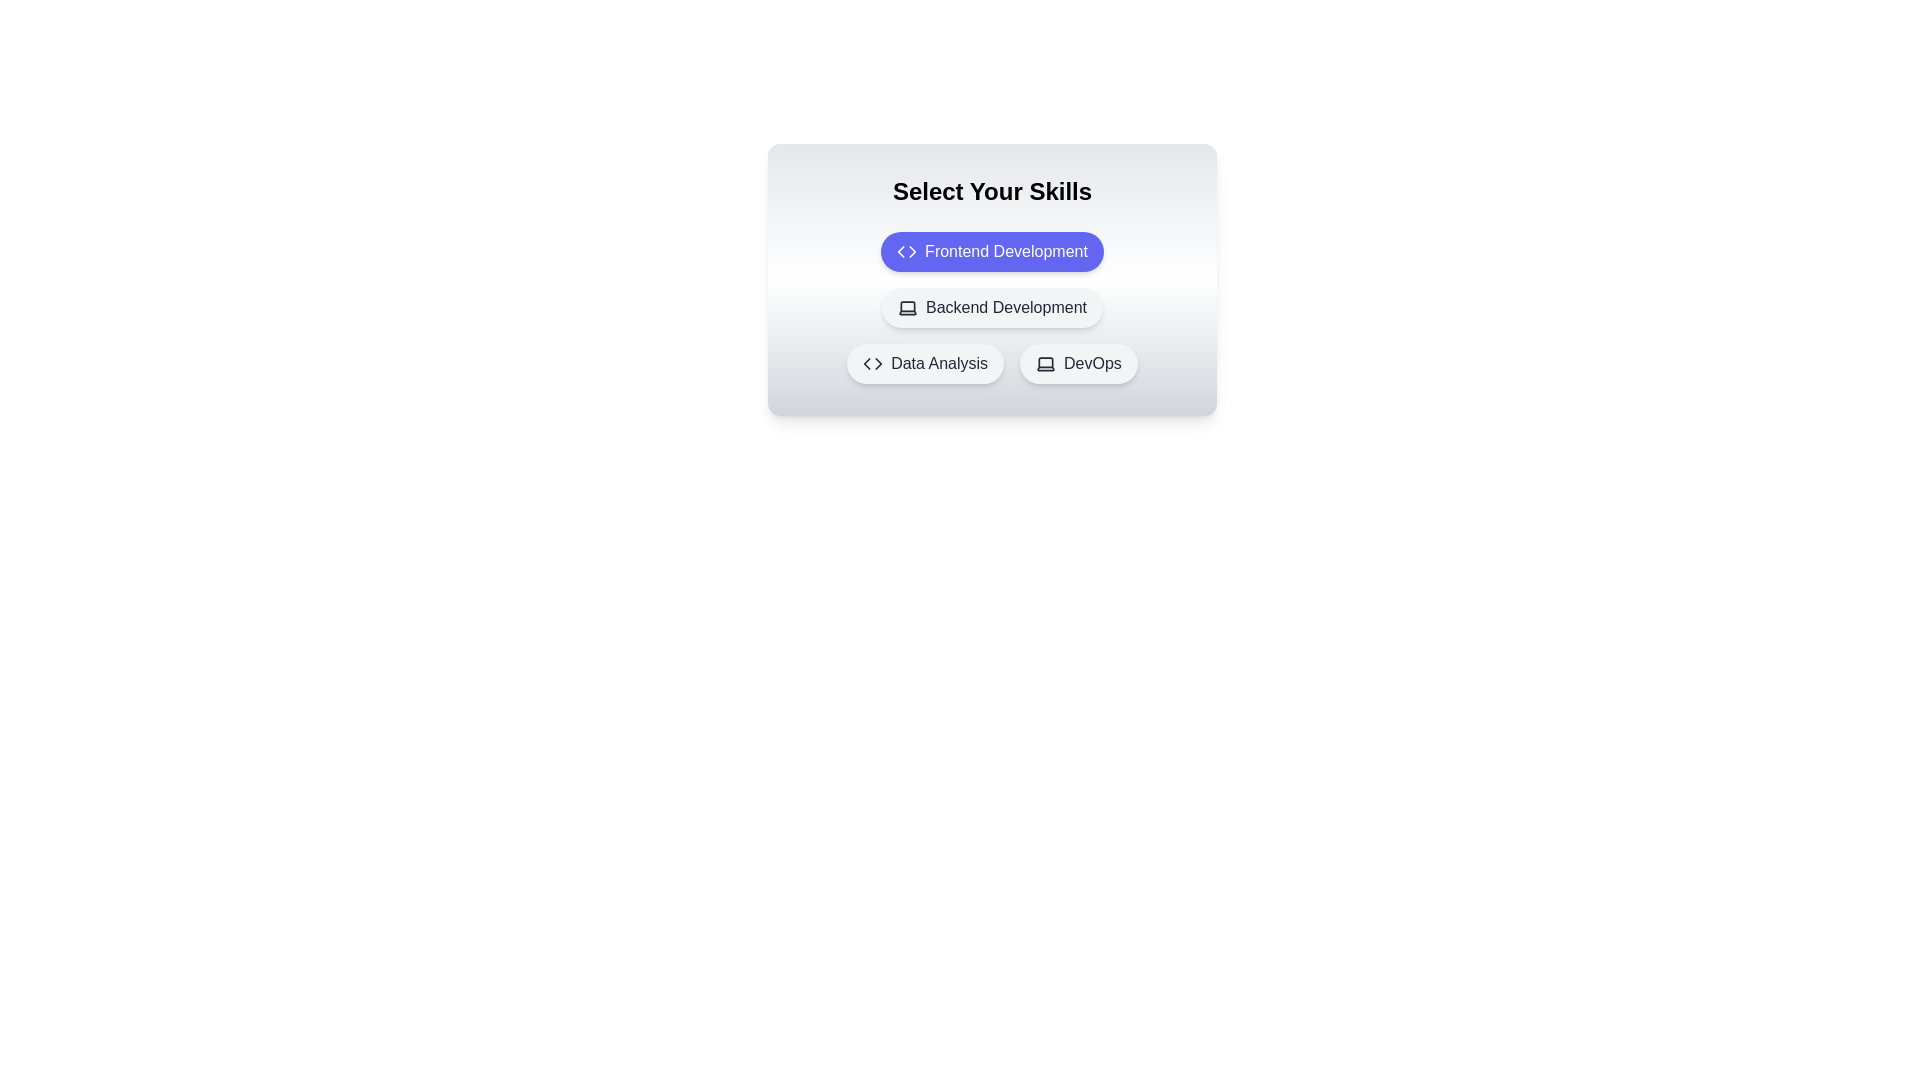 The image size is (1920, 1080). What do you see at coordinates (924, 363) in the screenshot?
I see `the skill chip labeled Data Analysis` at bounding box center [924, 363].